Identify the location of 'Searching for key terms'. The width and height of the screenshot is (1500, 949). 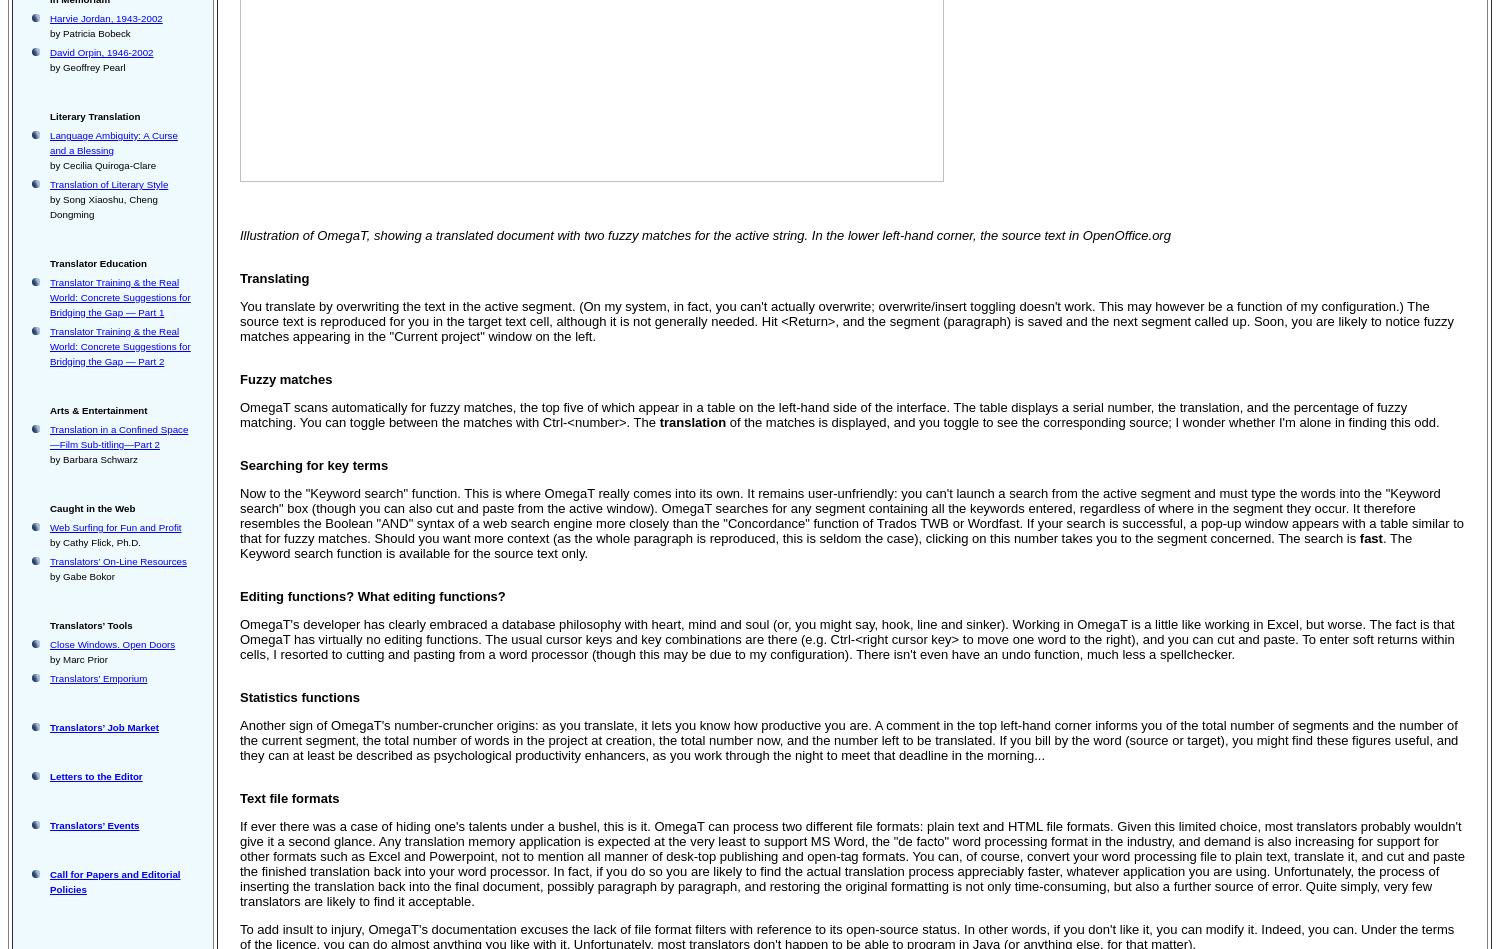
(239, 465).